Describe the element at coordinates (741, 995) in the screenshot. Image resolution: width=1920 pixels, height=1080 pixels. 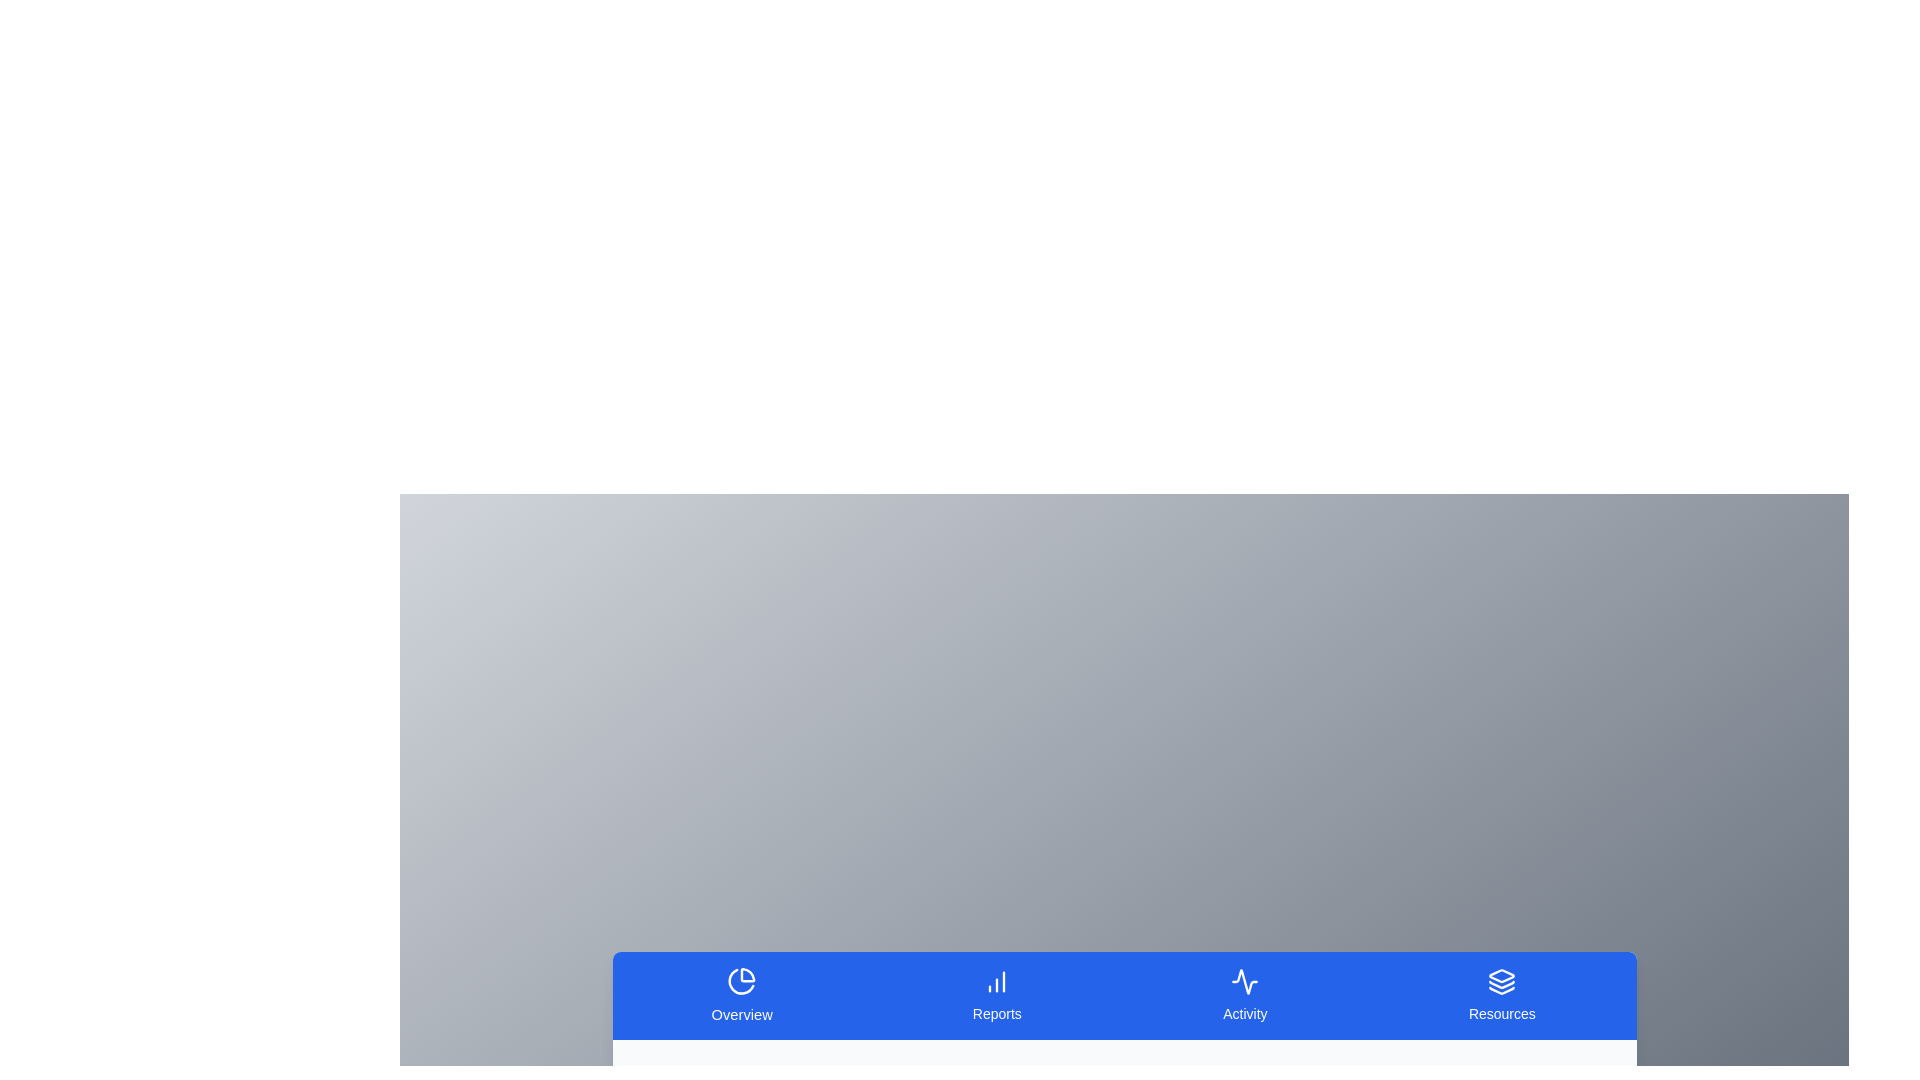
I see `the tab corresponding to Overview` at that location.